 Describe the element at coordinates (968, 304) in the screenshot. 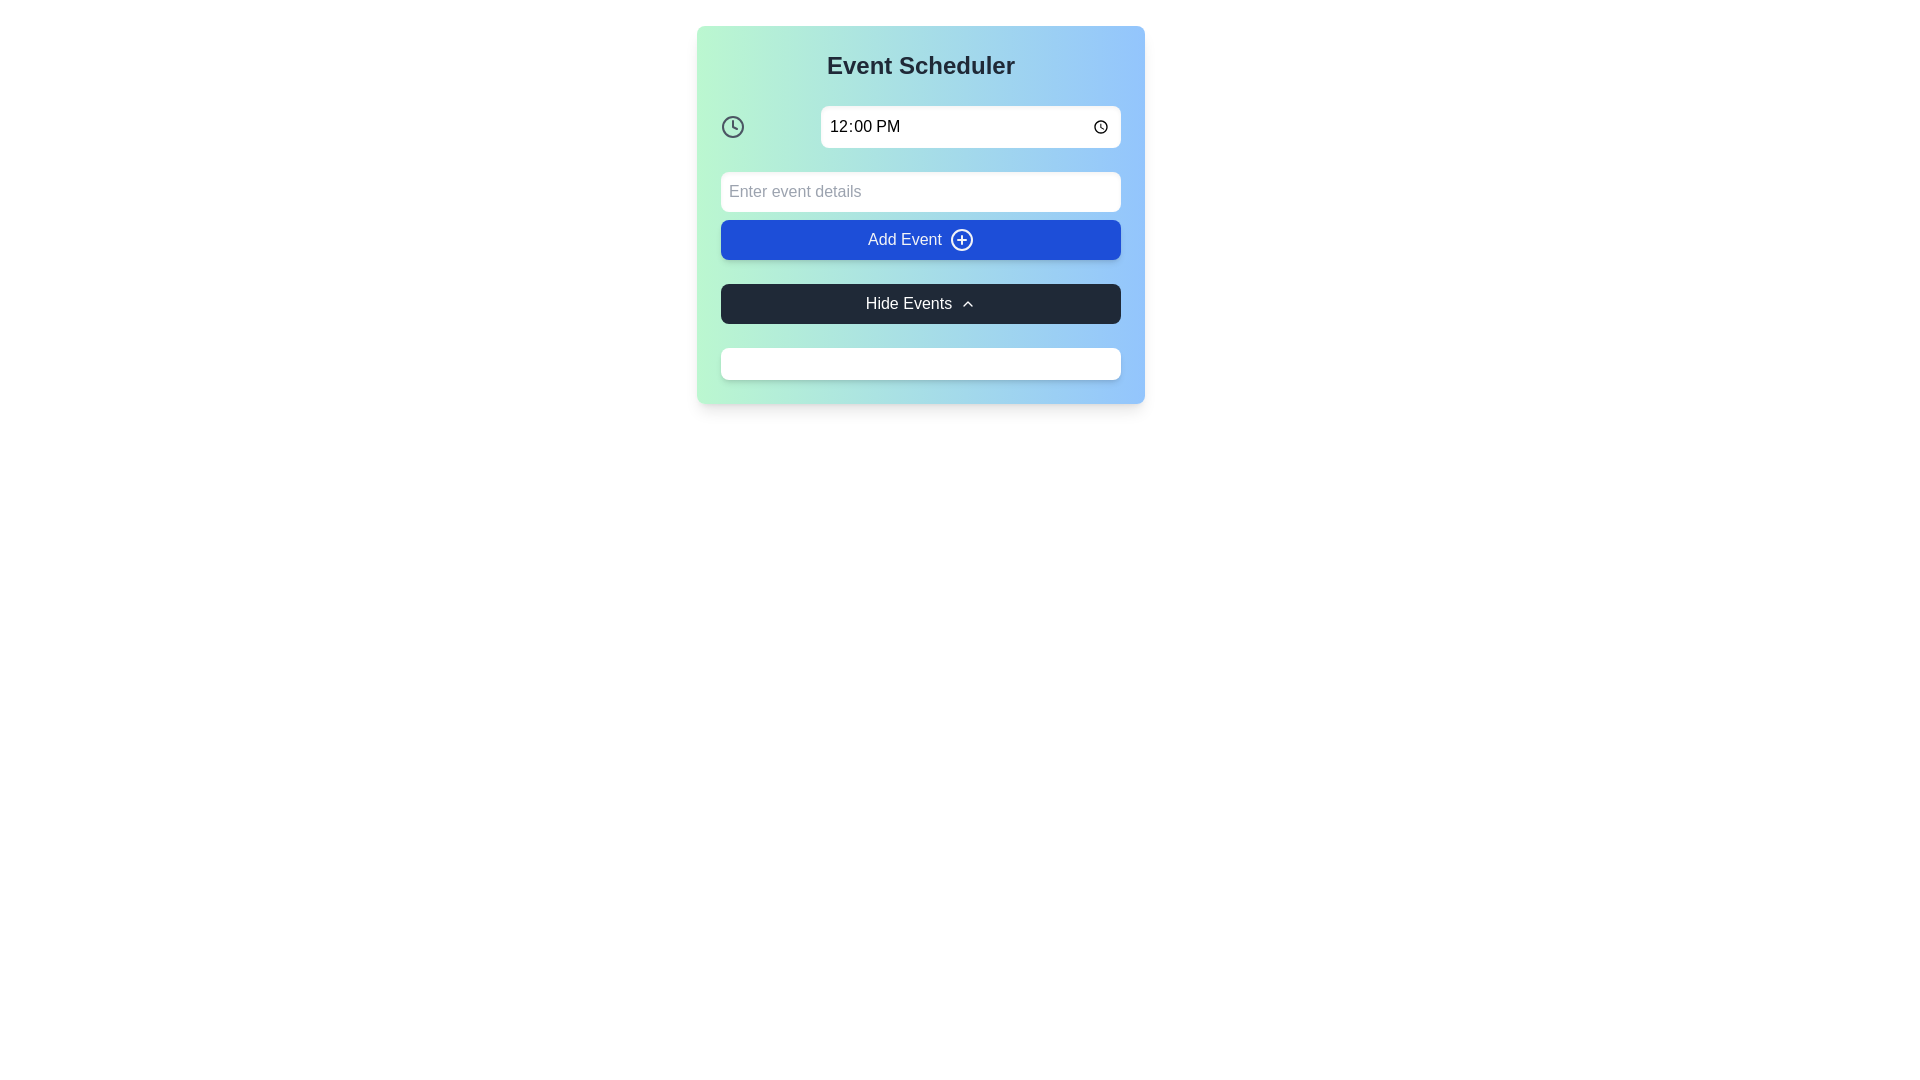

I see `the button labeled 'Hide Events' which contains an upward-pointing chevron arrow icon on the right side of the text` at that location.